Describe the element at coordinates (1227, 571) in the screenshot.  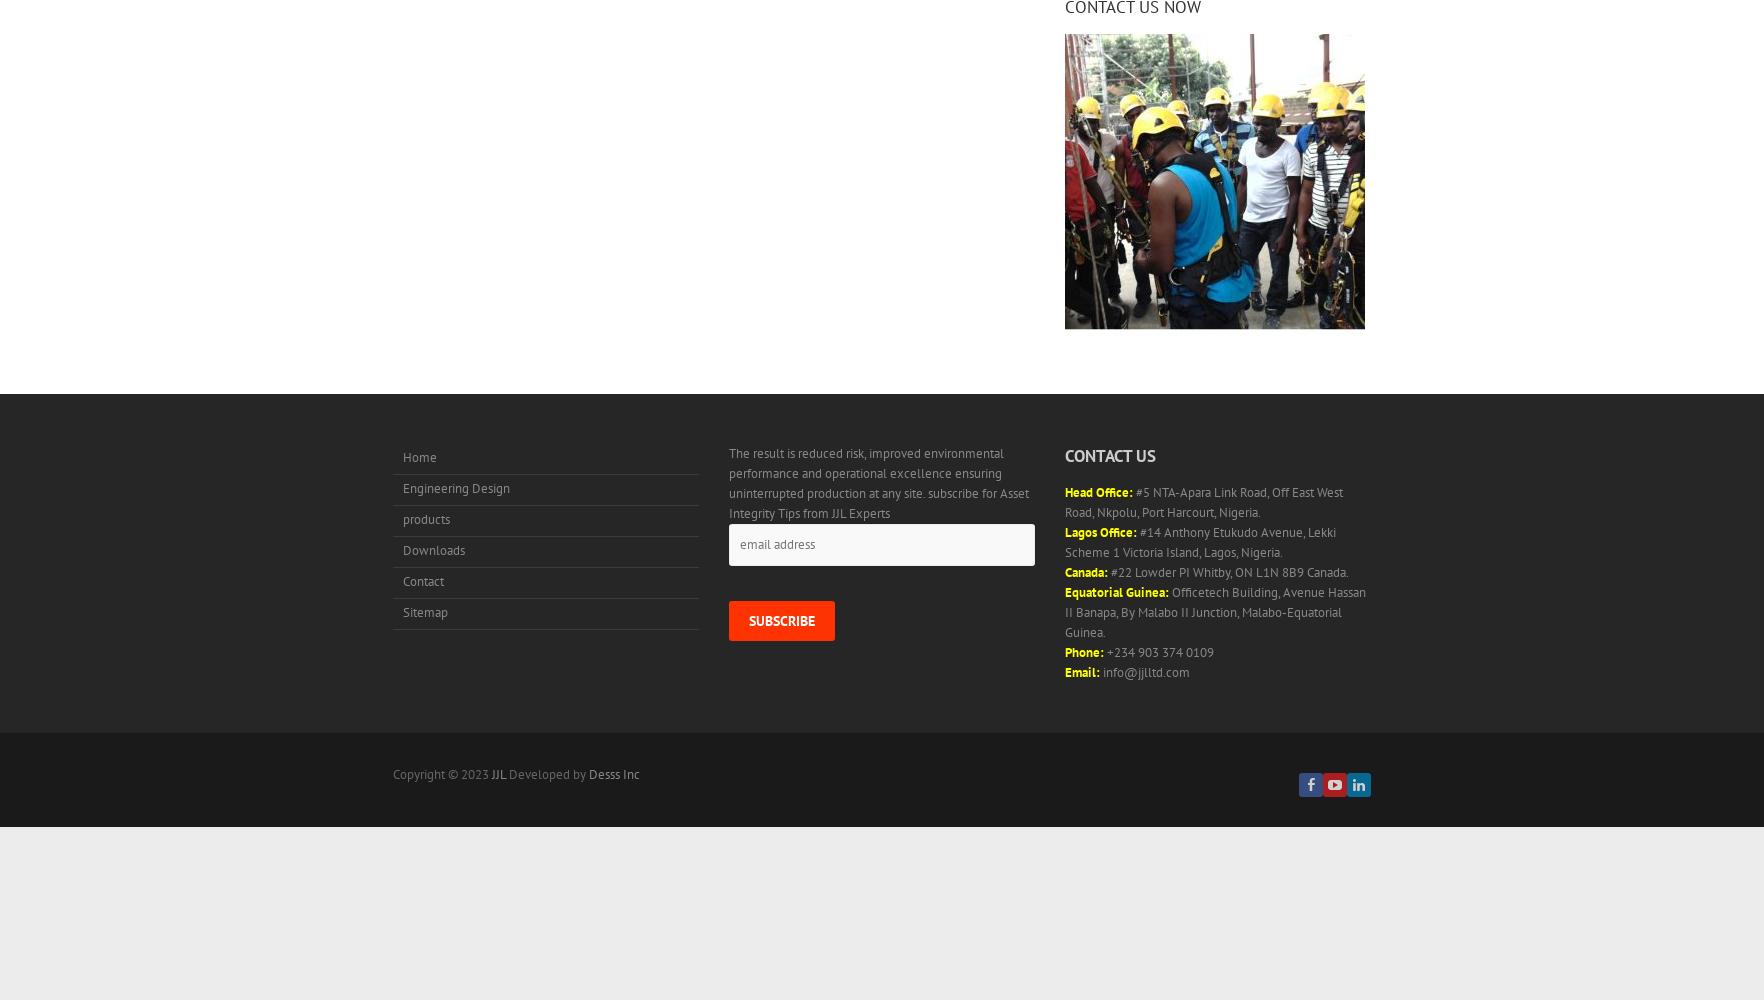
I see `'#22 Lowder PI Whitby, ON L1N 8B9 Canada.'` at that location.